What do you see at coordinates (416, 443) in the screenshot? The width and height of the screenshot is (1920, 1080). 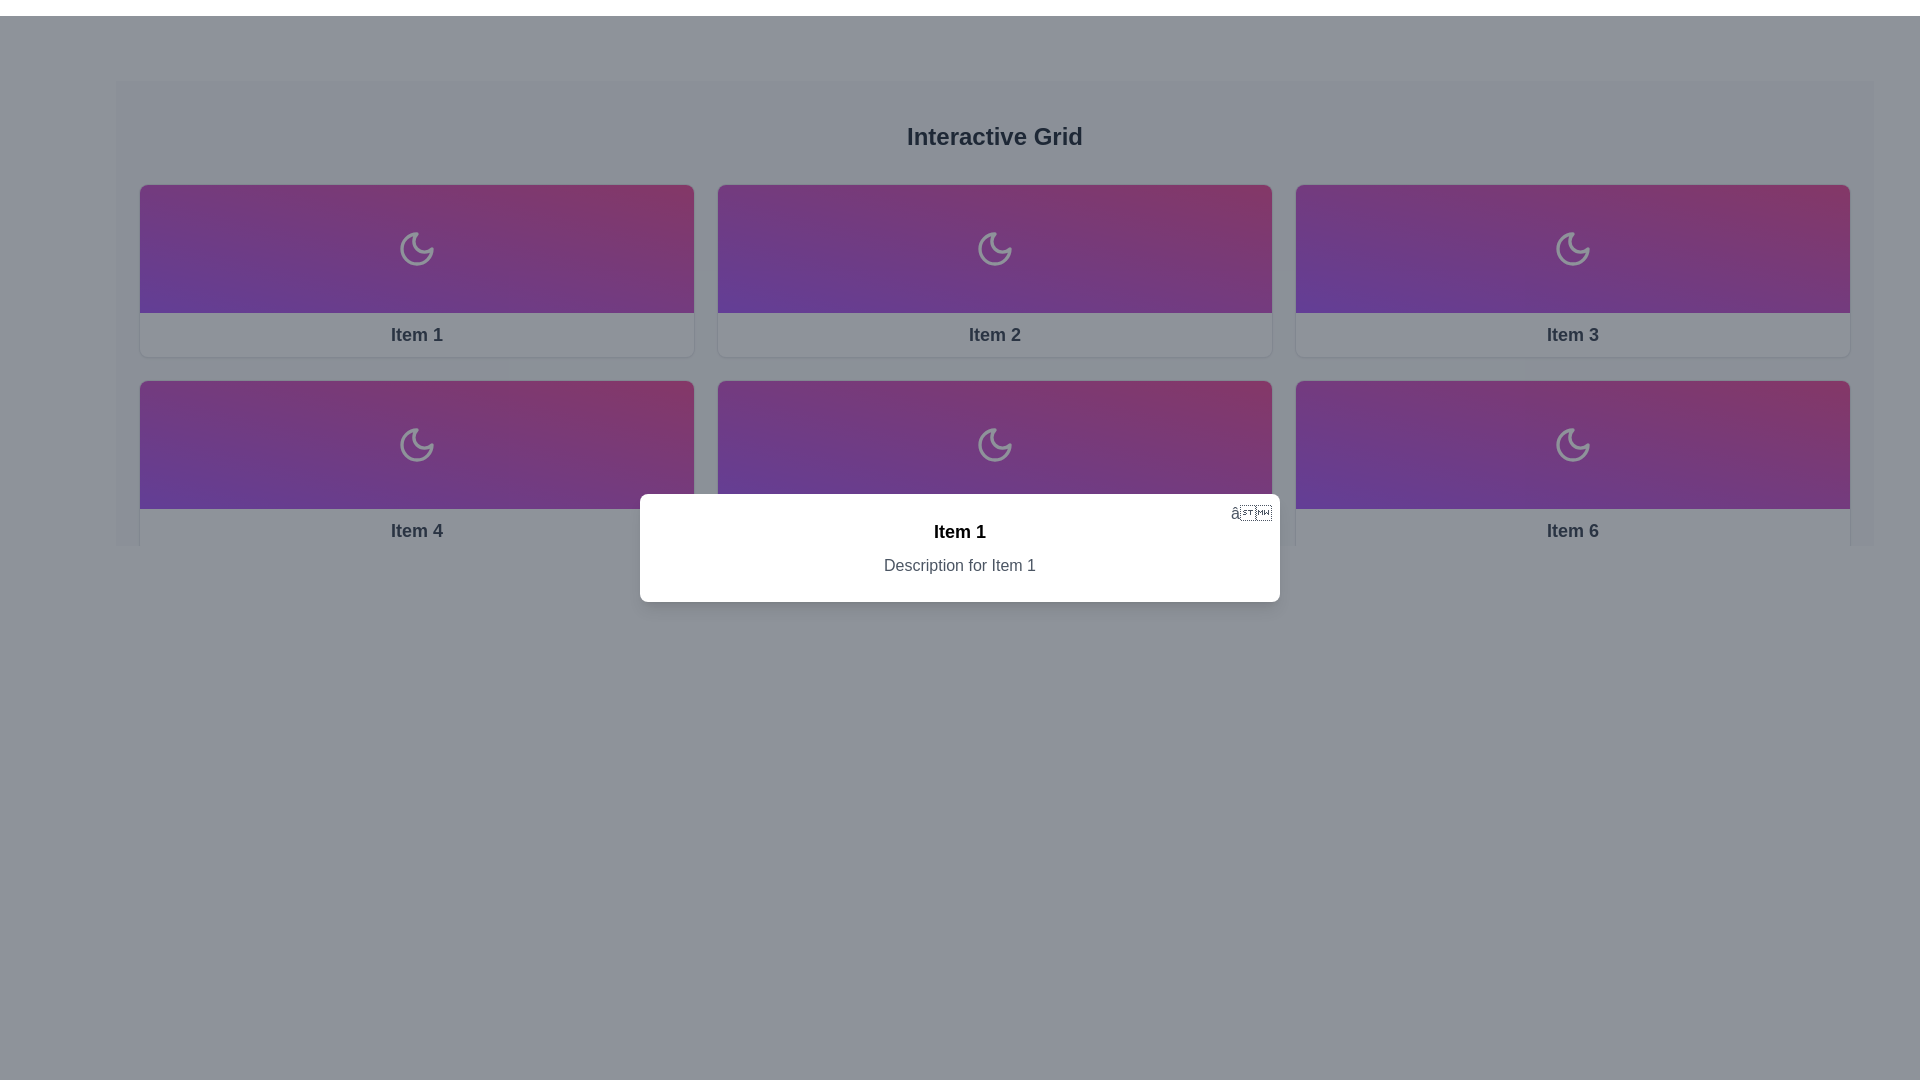 I see `the crescent moon icon with a white outline located in the center of the fourth item in a grid layout within the bottom row, which has a purple-pink gradient background and the text 'Item 4' below it` at bounding box center [416, 443].